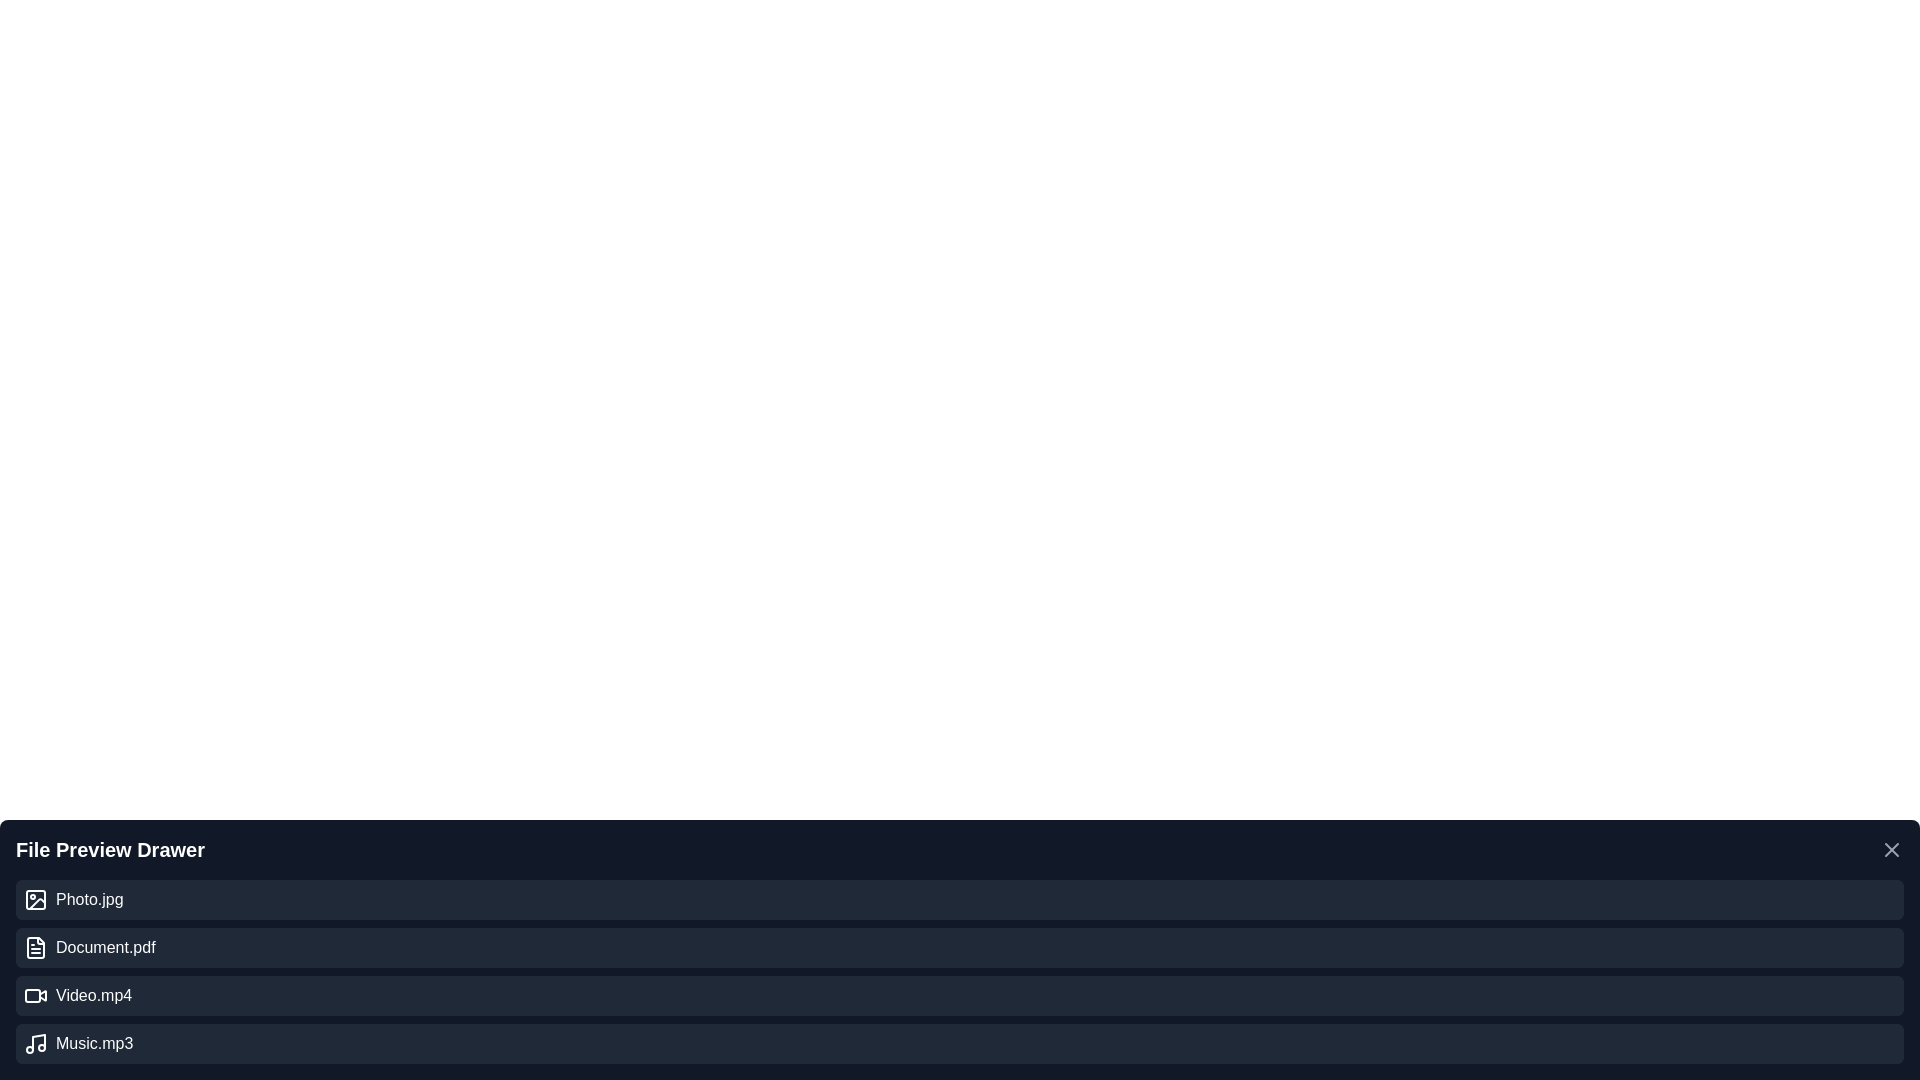 The height and width of the screenshot is (1080, 1920). What do you see at coordinates (35, 898) in the screenshot?
I see `the photo file icon located at the top-left corner of the 'File Preview Drawer' sidebar` at bounding box center [35, 898].